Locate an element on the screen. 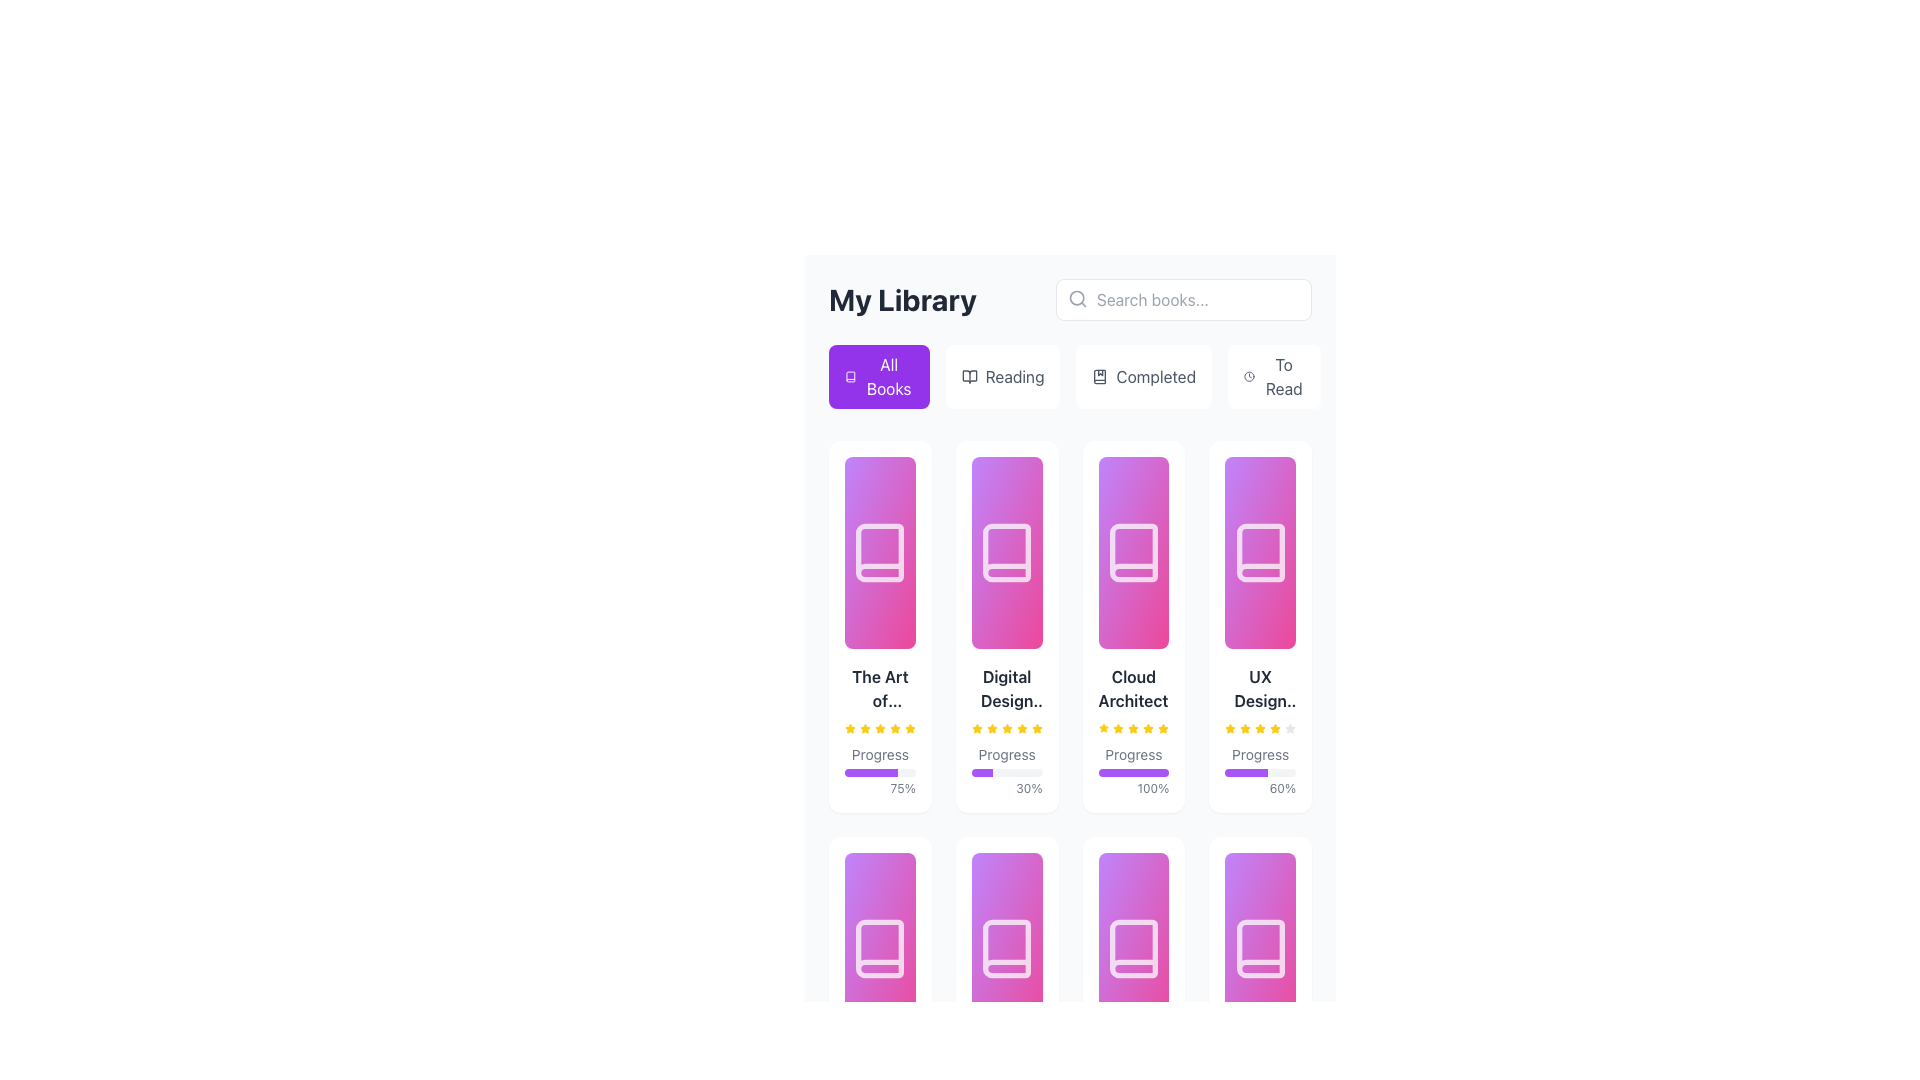 This screenshot has width=1920, height=1080. the star icon in the rating system for the book titled 'The Art of', which is located just below the book cover thumbnail is located at coordinates (850, 728).